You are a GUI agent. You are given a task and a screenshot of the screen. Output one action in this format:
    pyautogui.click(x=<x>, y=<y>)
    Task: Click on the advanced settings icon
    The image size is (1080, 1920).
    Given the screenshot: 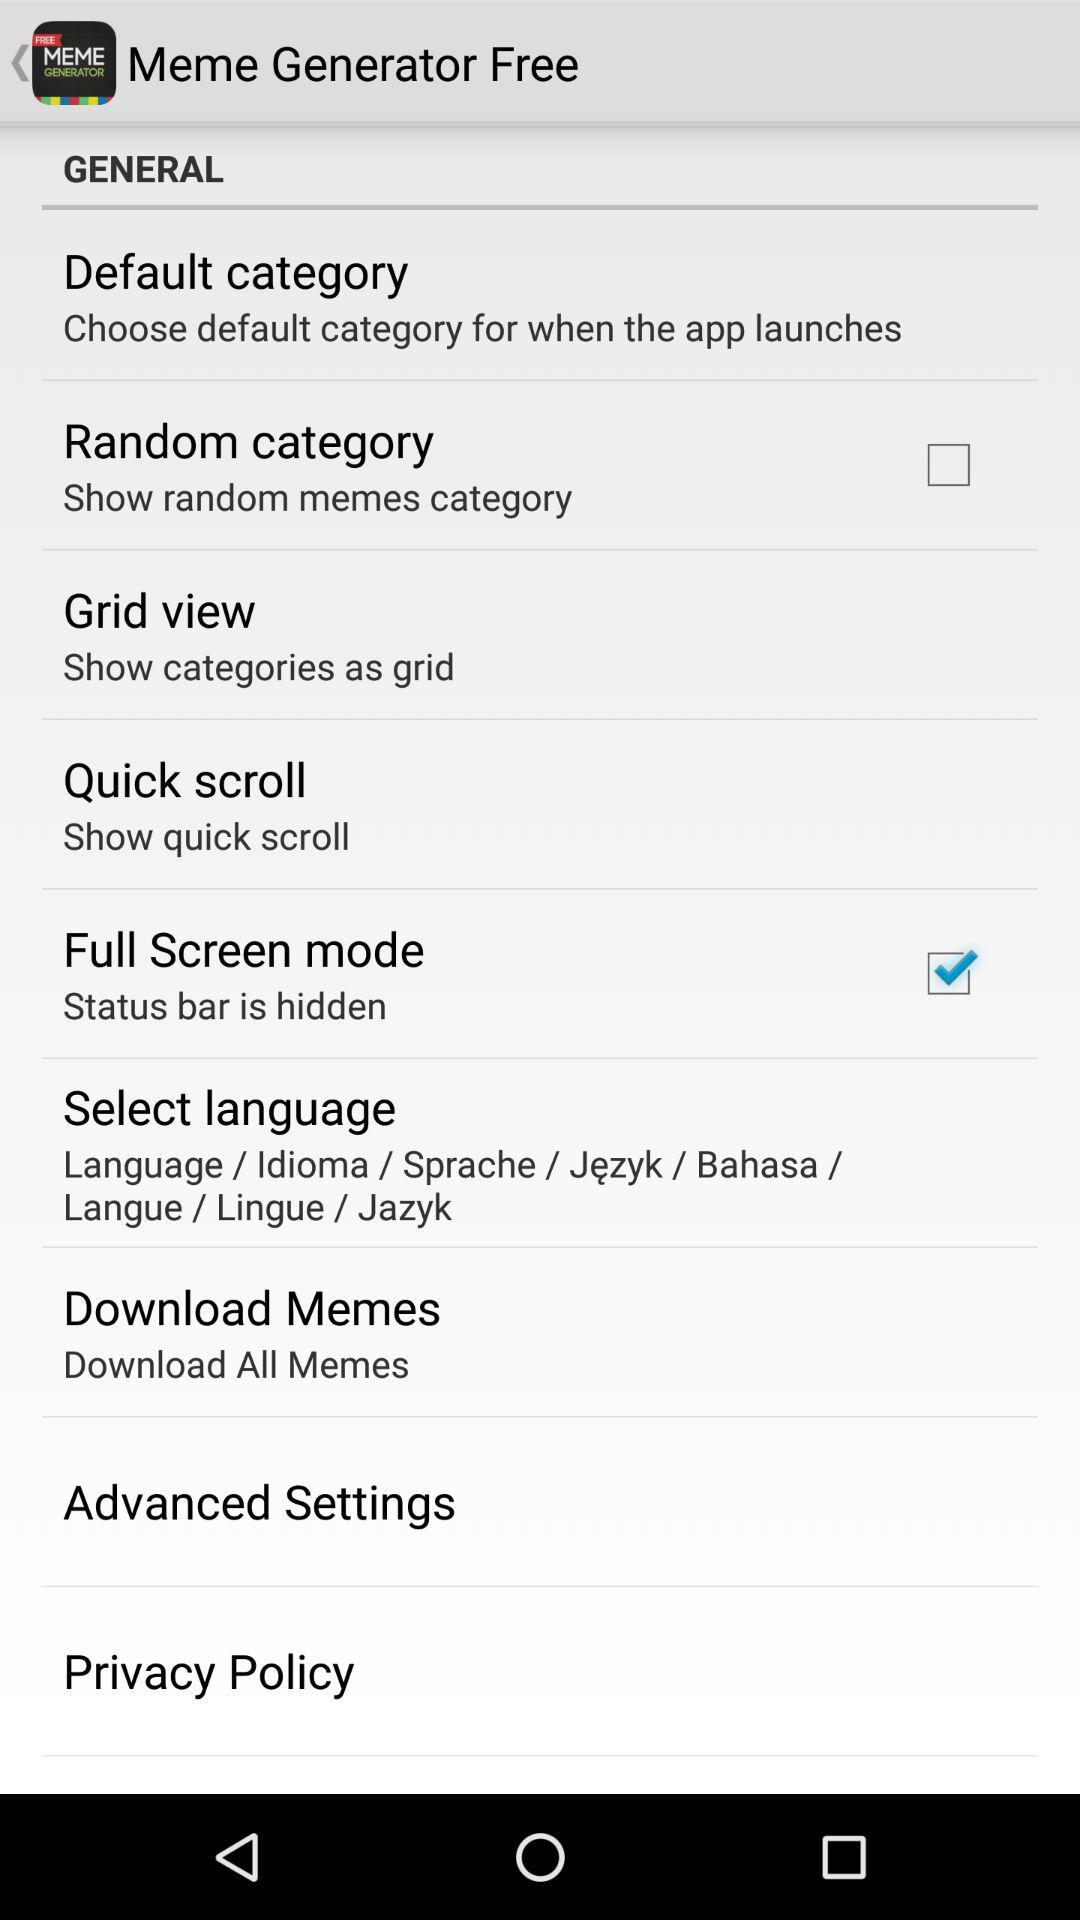 What is the action you would take?
    pyautogui.click(x=258, y=1501)
    